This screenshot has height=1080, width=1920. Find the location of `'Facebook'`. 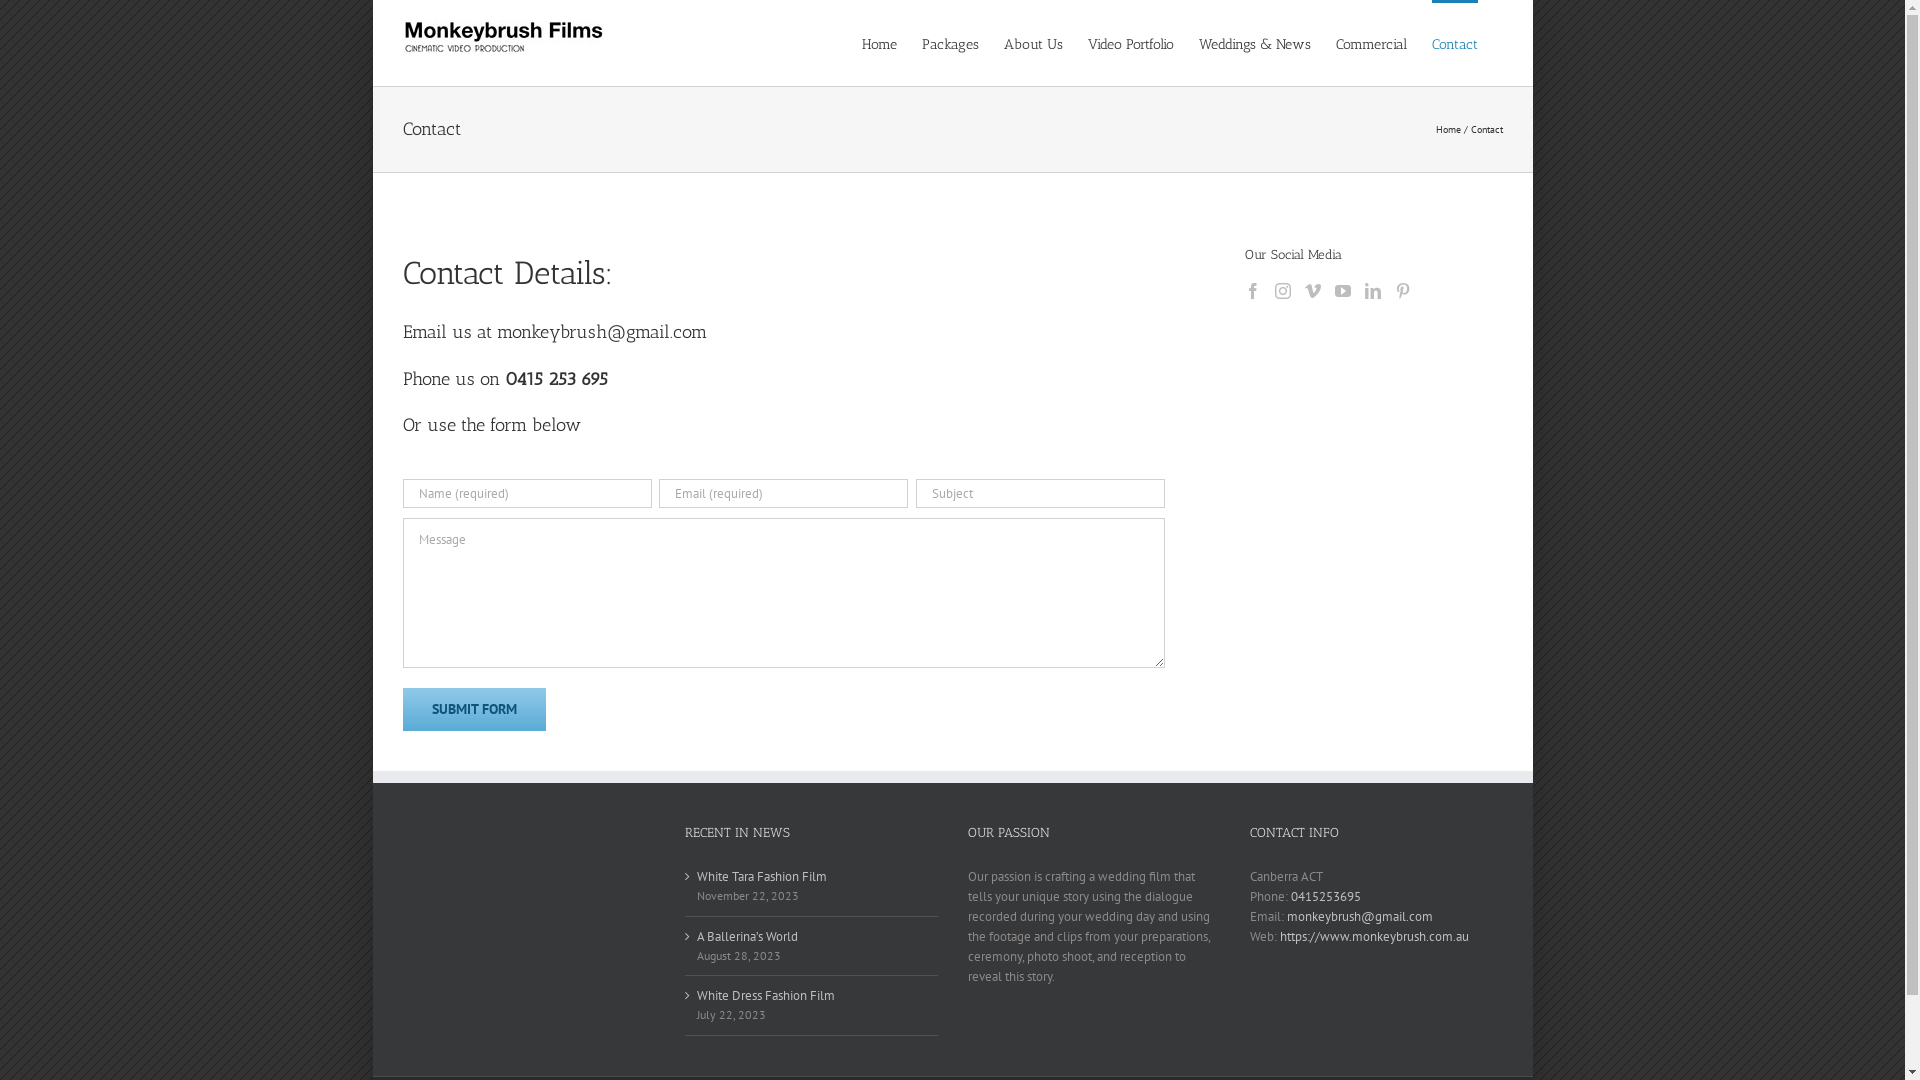

'Facebook' is located at coordinates (1251, 290).